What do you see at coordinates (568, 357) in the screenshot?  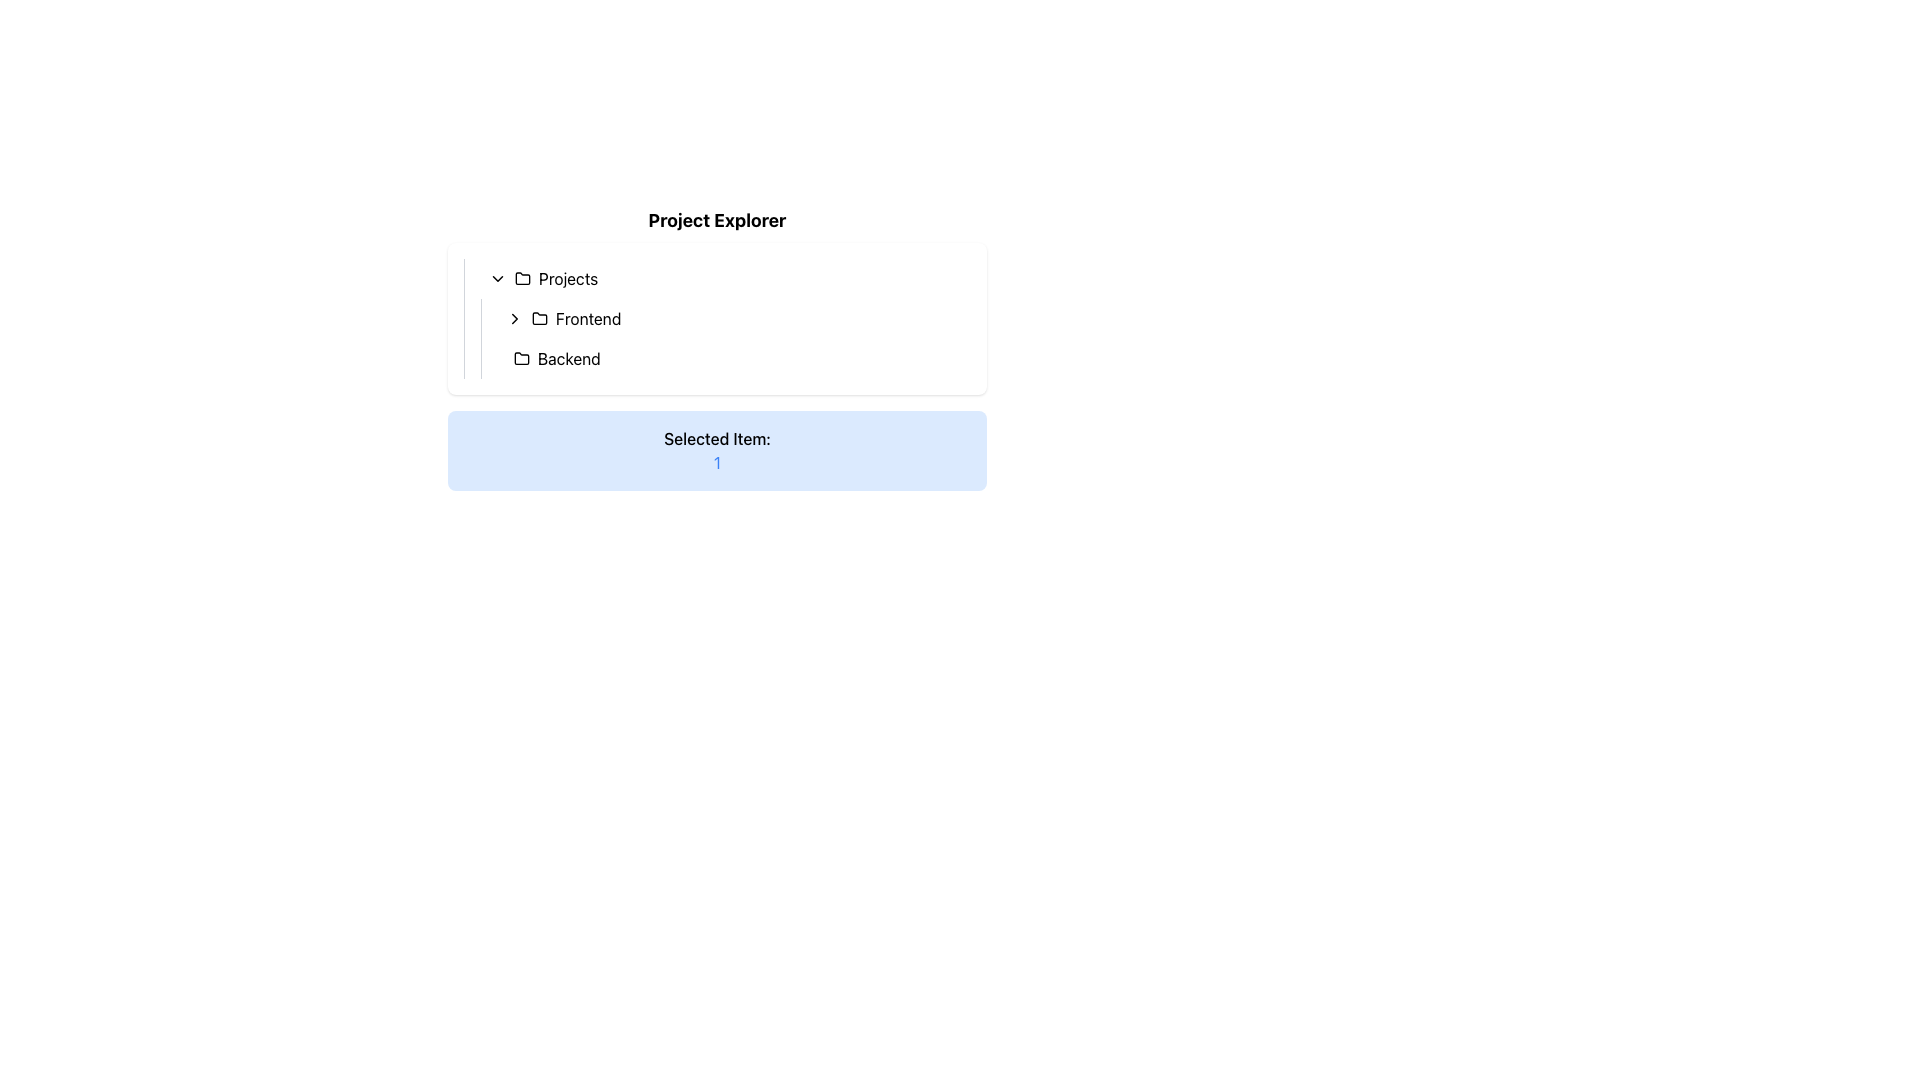 I see `the 'Backend' folder text label` at bounding box center [568, 357].